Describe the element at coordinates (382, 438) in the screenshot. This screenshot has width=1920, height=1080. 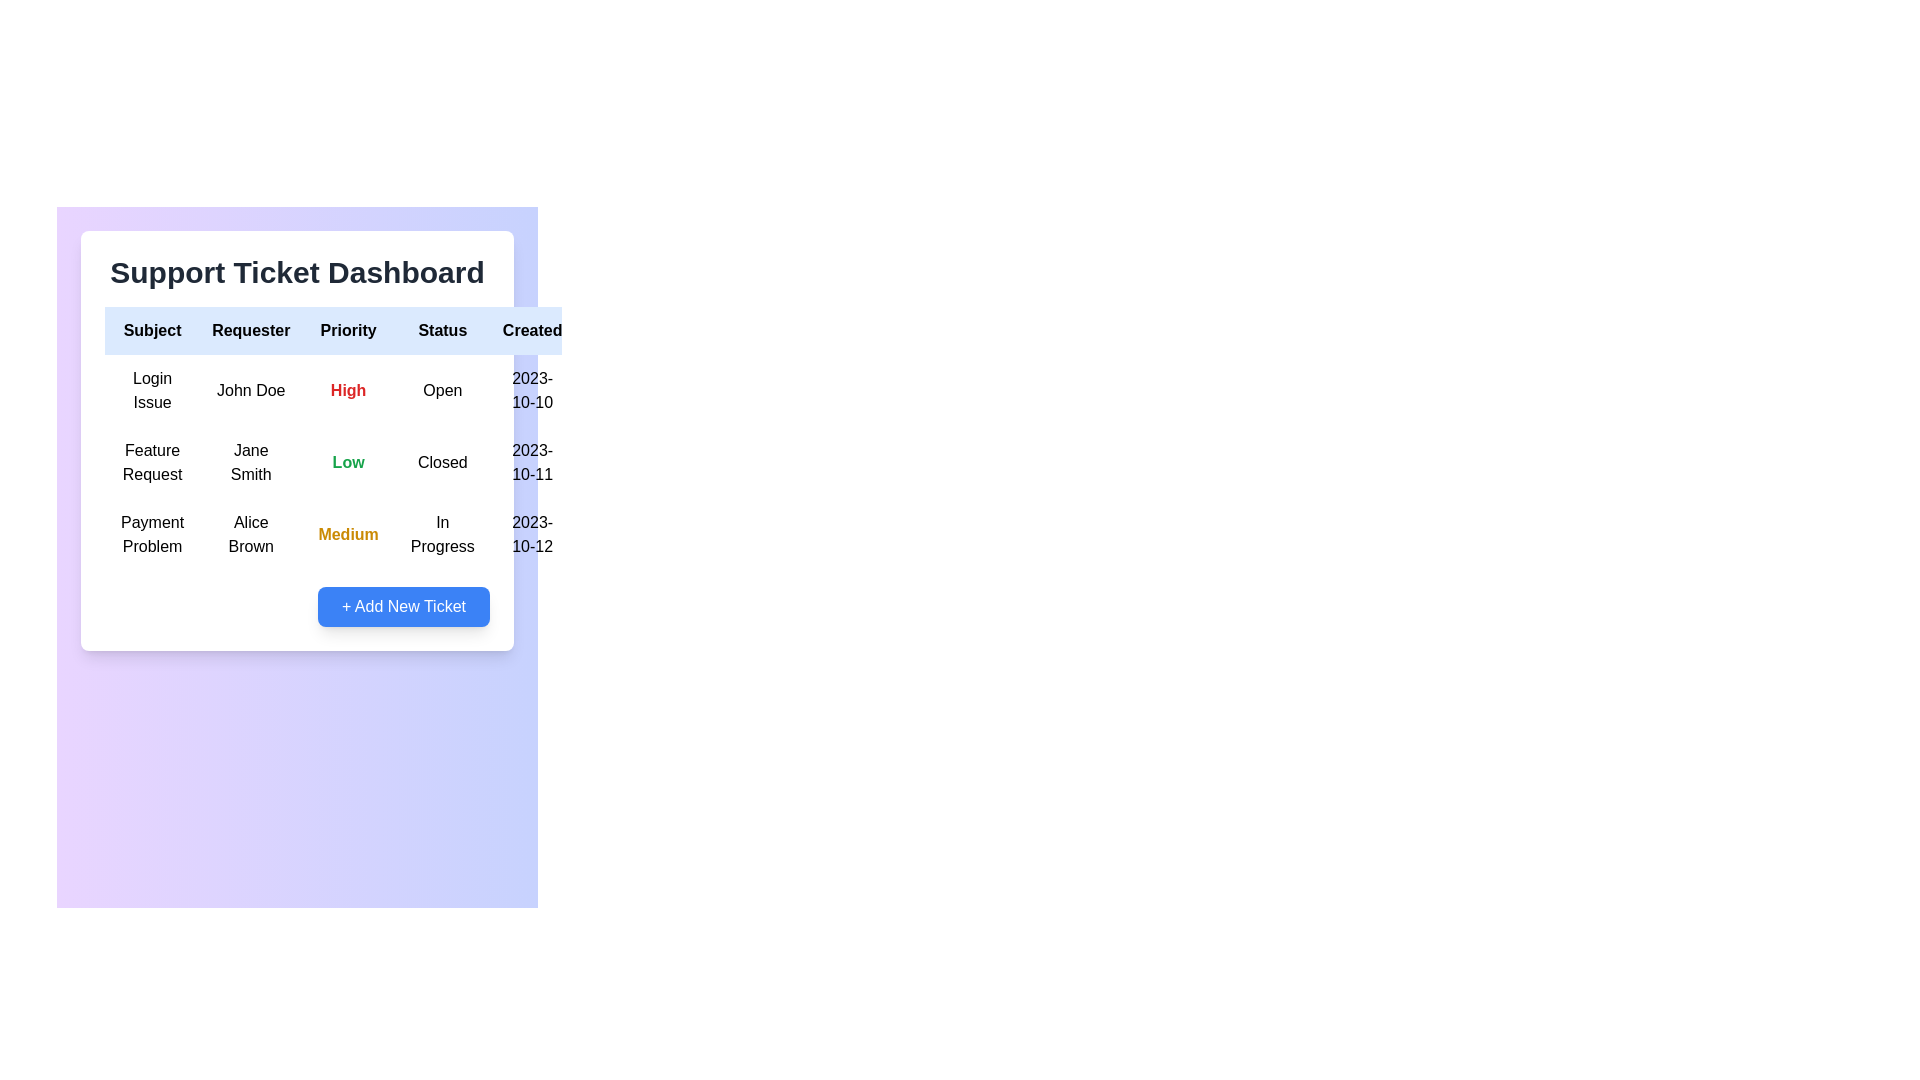
I see `the rows or columns of the Data Table displaying support ticket details in the Support Ticket Dashboard` at that location.